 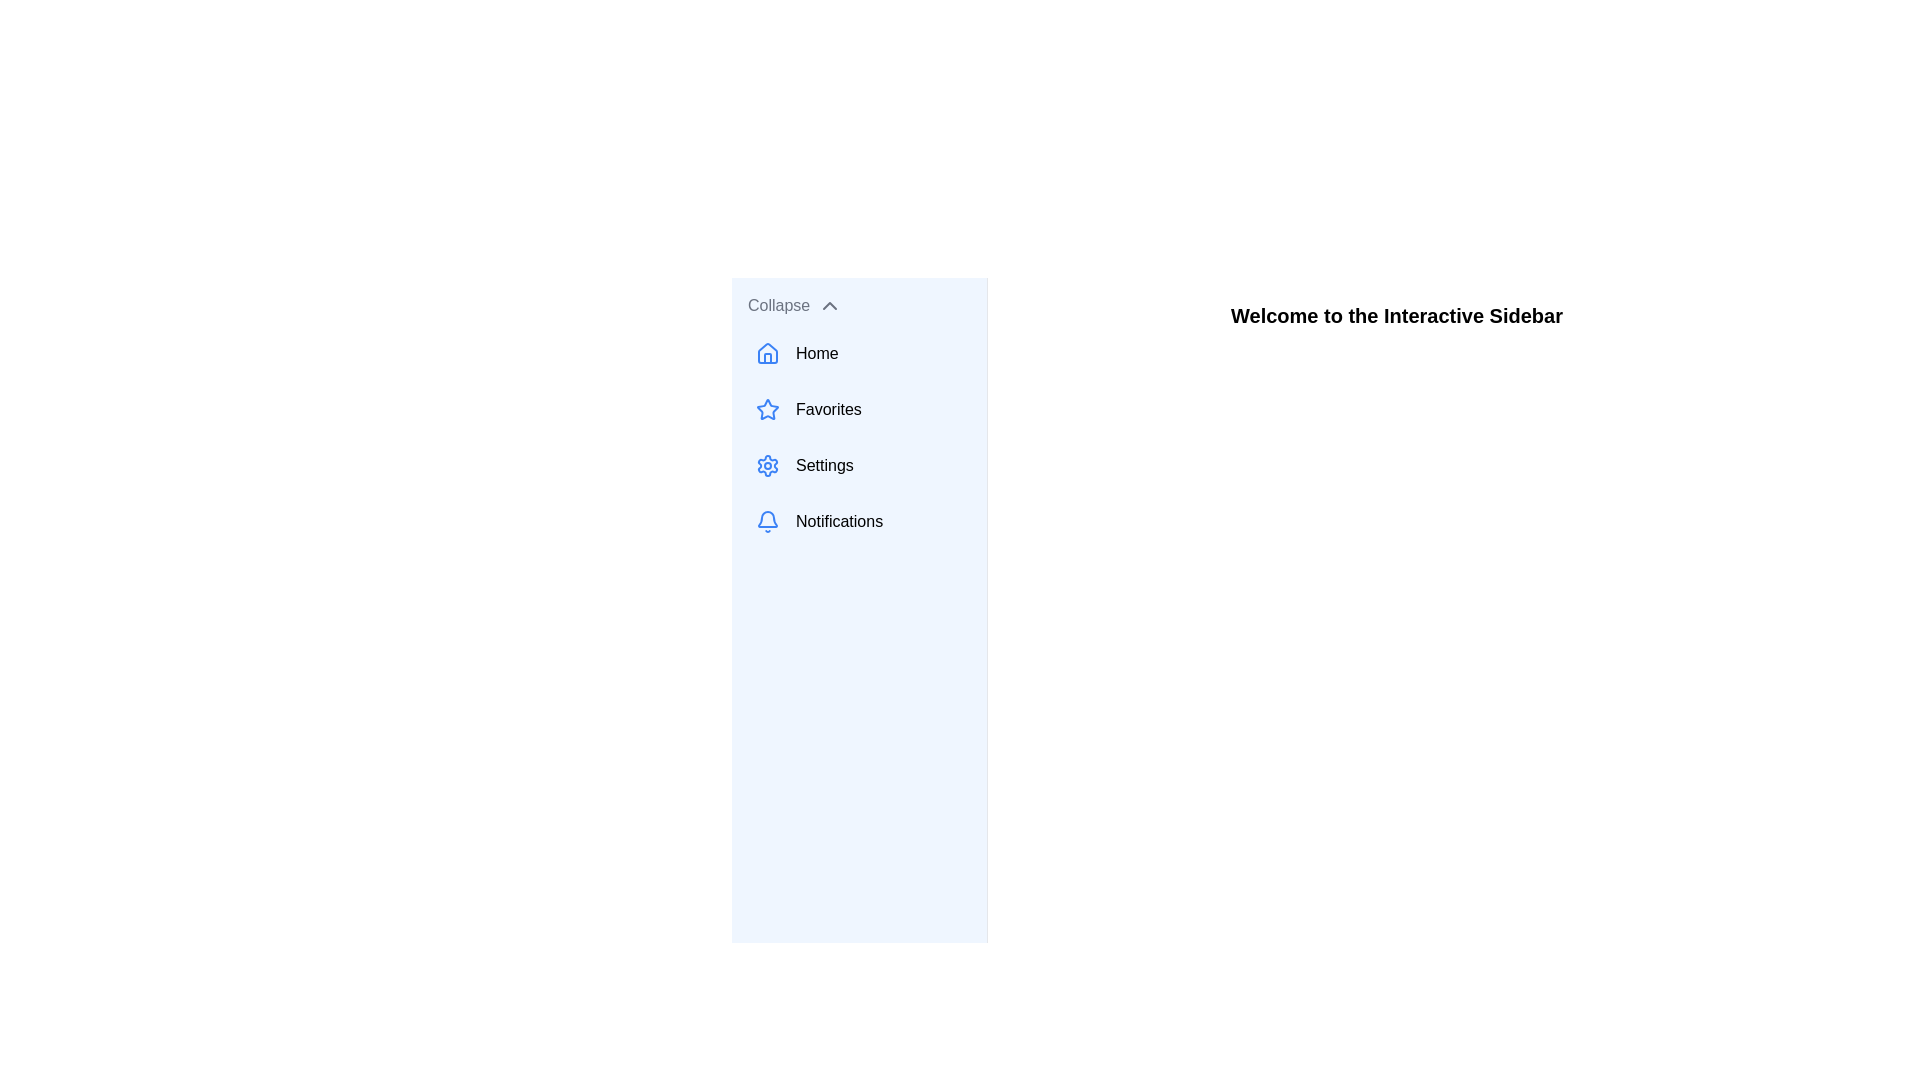 What do you see at coordinates (767, 352) in the screenshot?
I see `the house icon located in the topmost menu item labeled 'Home' in the left sidebar` at bounding box center [767, 352].